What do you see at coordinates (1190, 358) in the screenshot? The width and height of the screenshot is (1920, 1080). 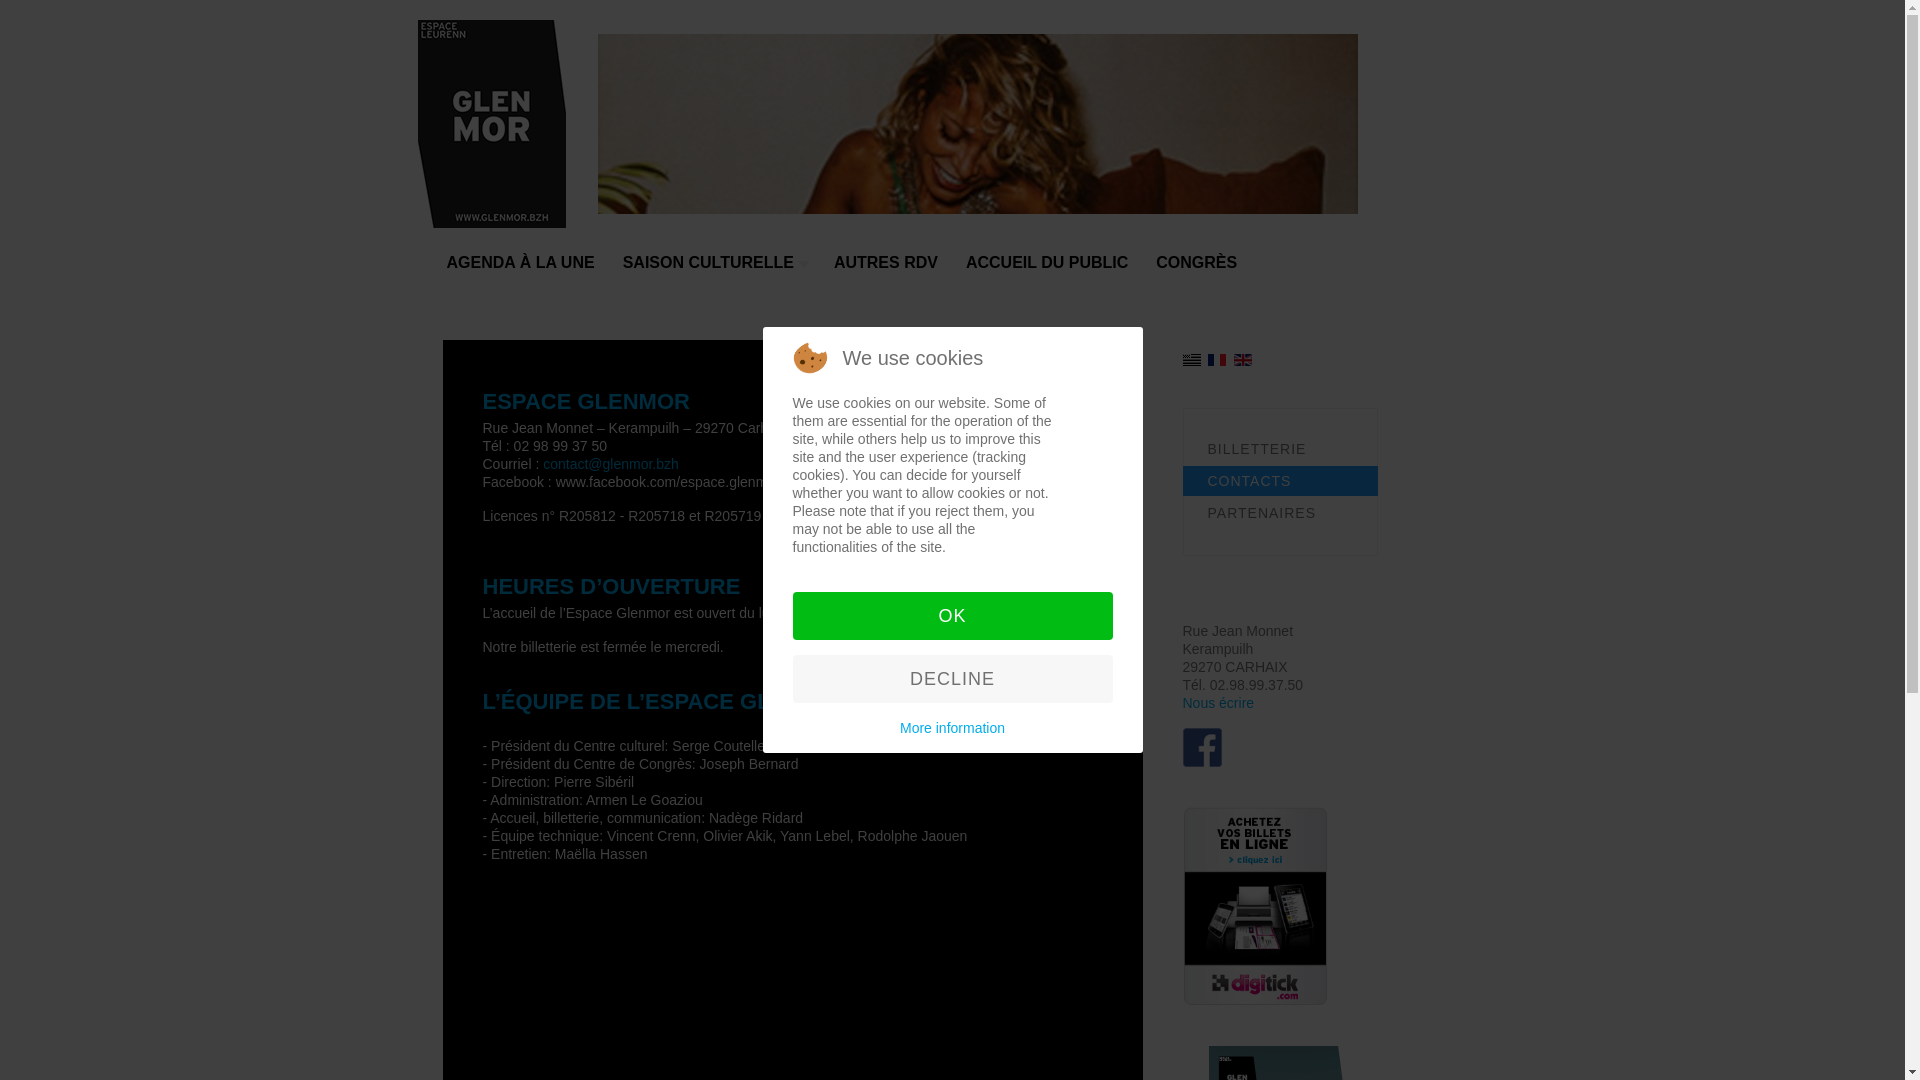 I see `'Breton'` at bounding box center [1190, 358].